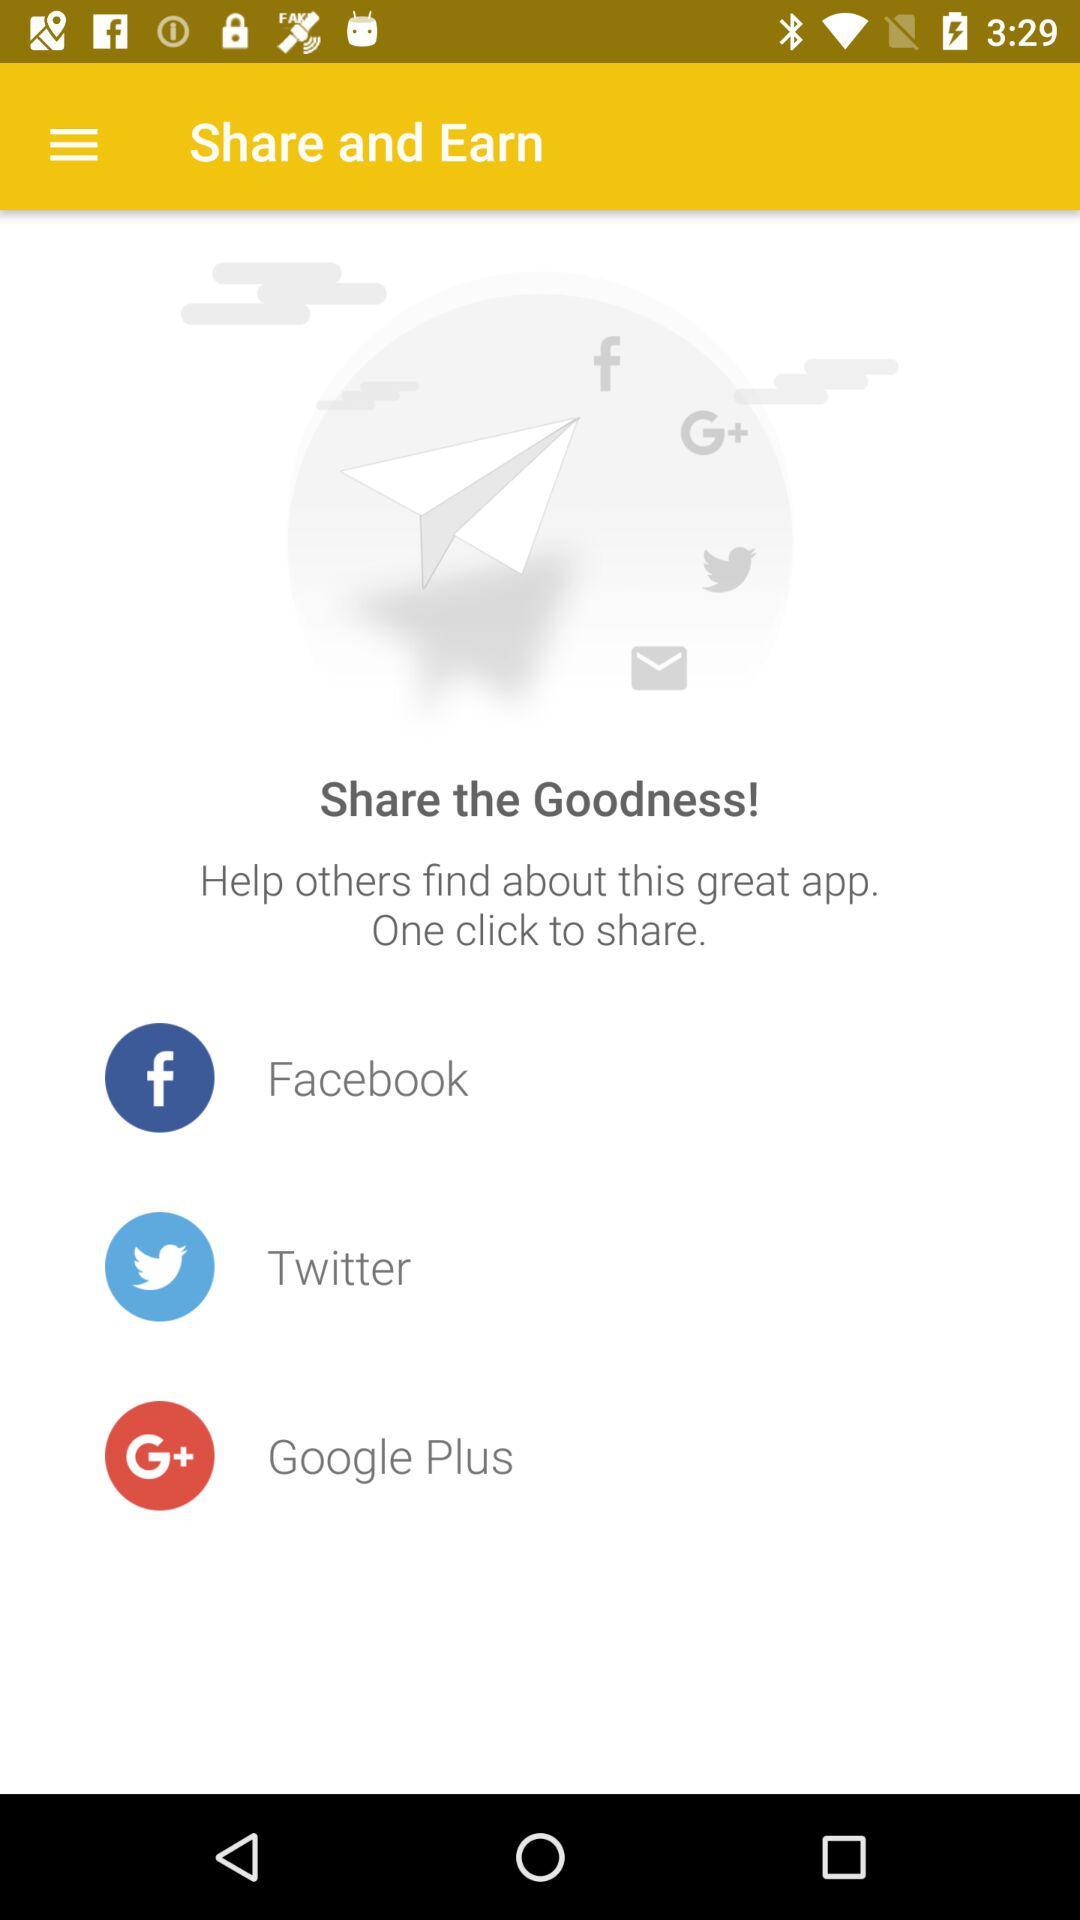  What do you see at coordinates (72, 141) in the screenshot?
I see `the item to the left of share and earn icon` at bounding box center [72, 141].